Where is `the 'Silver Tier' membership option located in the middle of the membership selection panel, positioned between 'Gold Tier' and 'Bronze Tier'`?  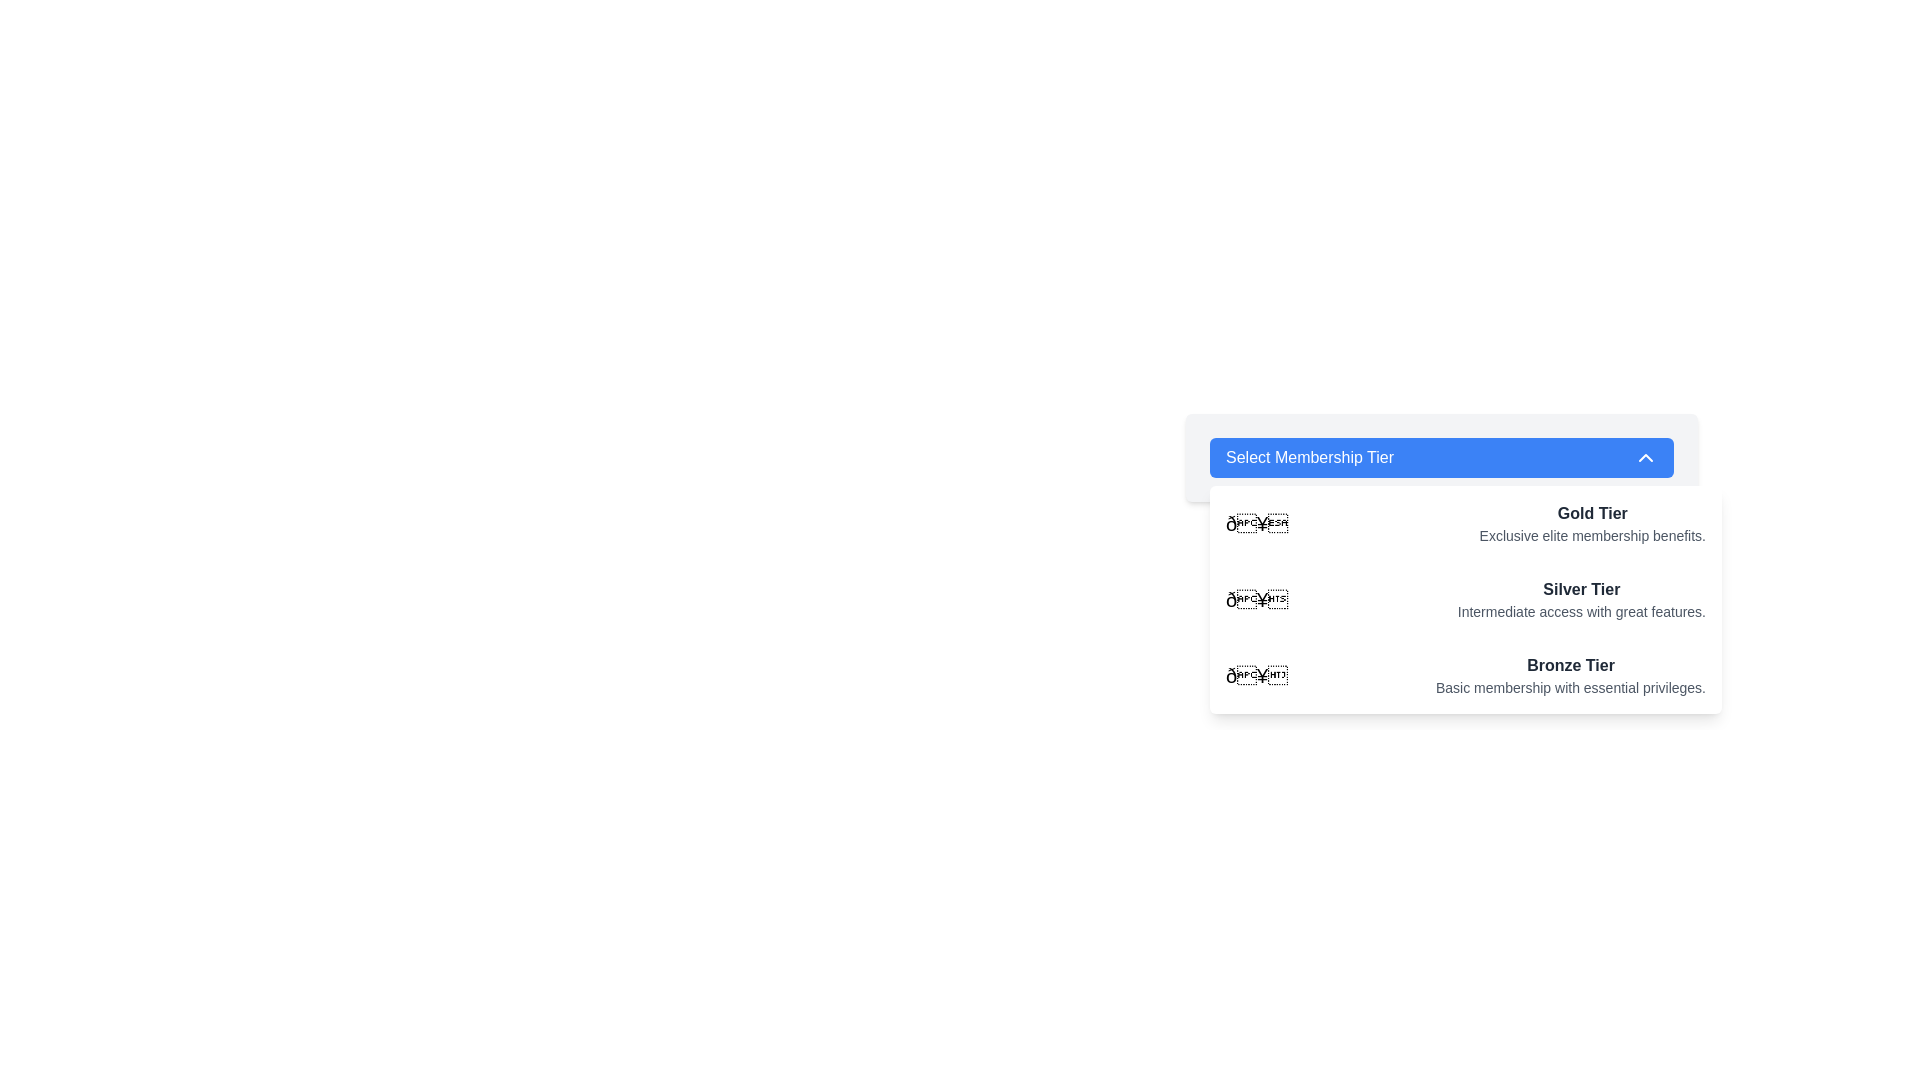 the 'Silver Tier' membership option located in the middle of the membership selection panel, positioned between 'Gold Tier' and 'Bronze Tier' is located at coordinates (1580, 599).